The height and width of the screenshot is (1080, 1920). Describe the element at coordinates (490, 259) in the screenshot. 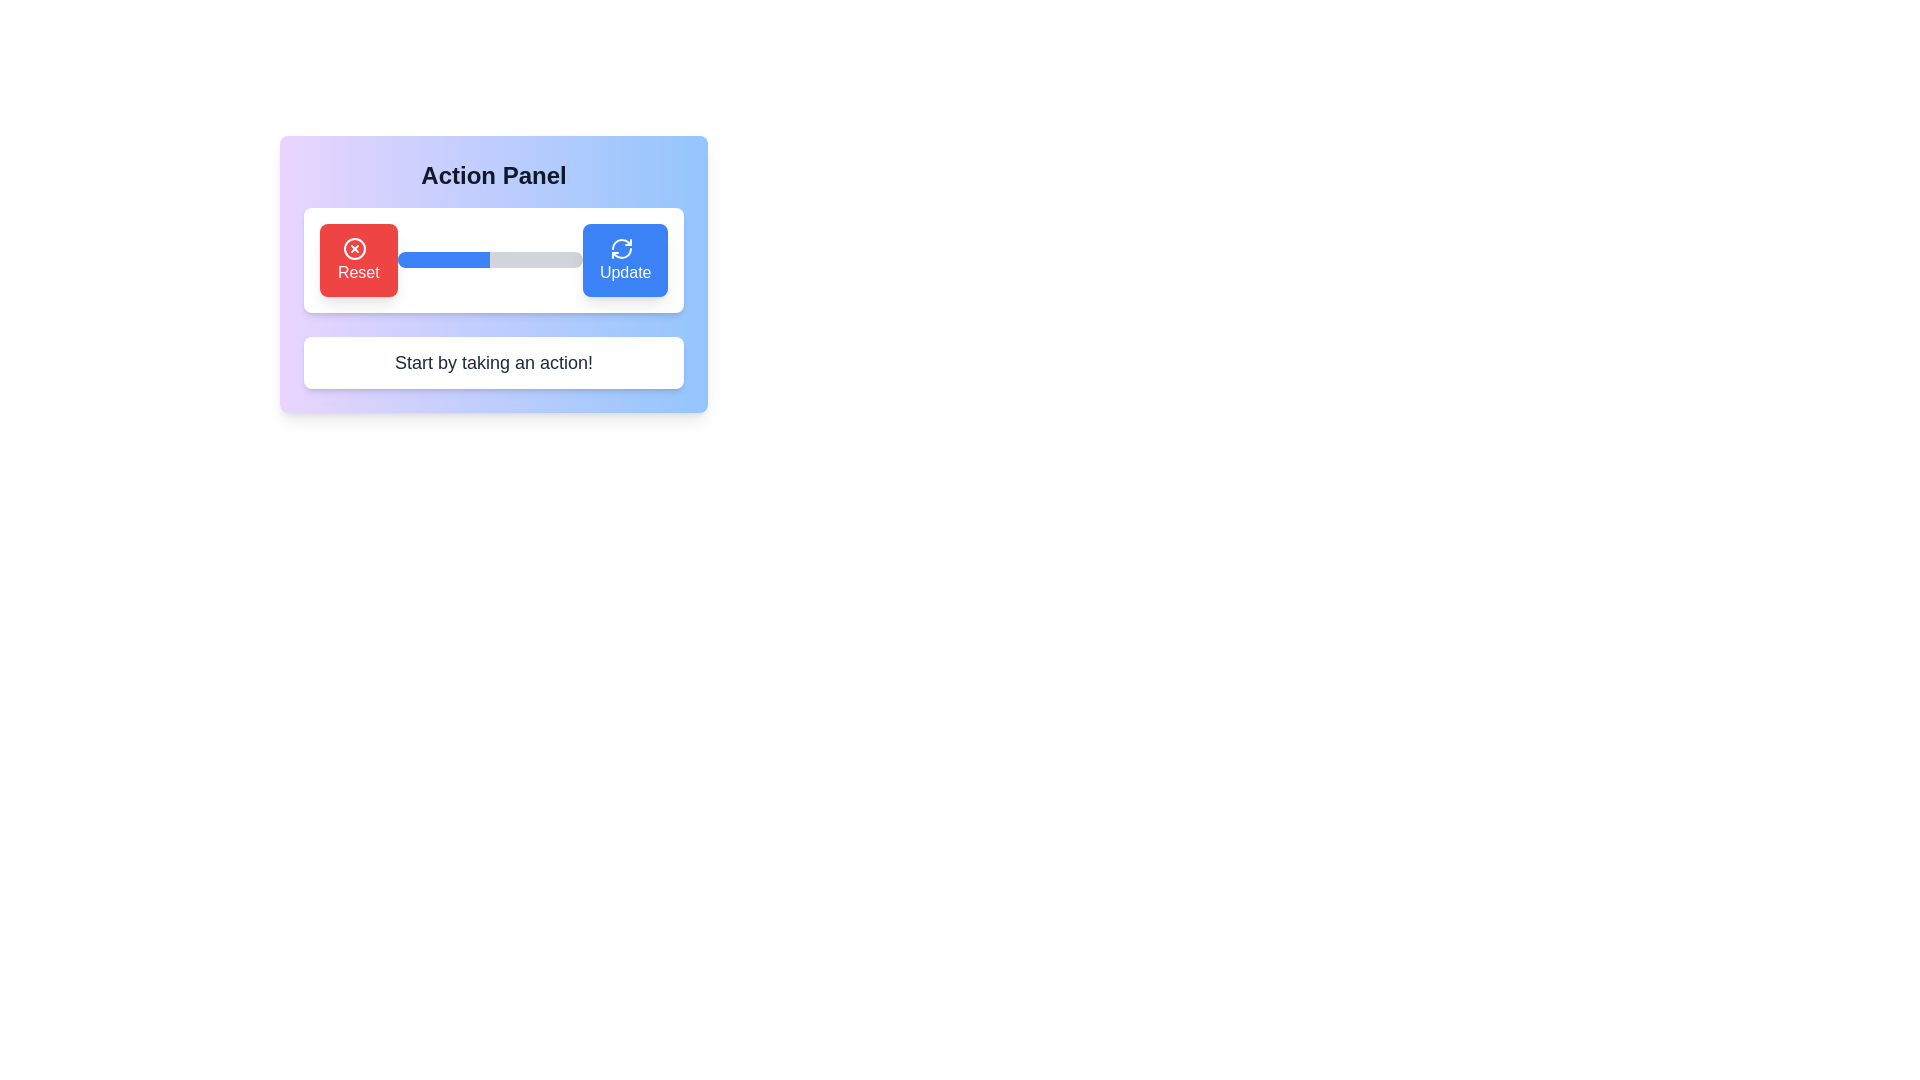

I see `the horizontal progress bar located centrally within the 'Action Panel' card, which is visually represented by a gray background and a blue-filled segment covering 50% of its width` at that location.